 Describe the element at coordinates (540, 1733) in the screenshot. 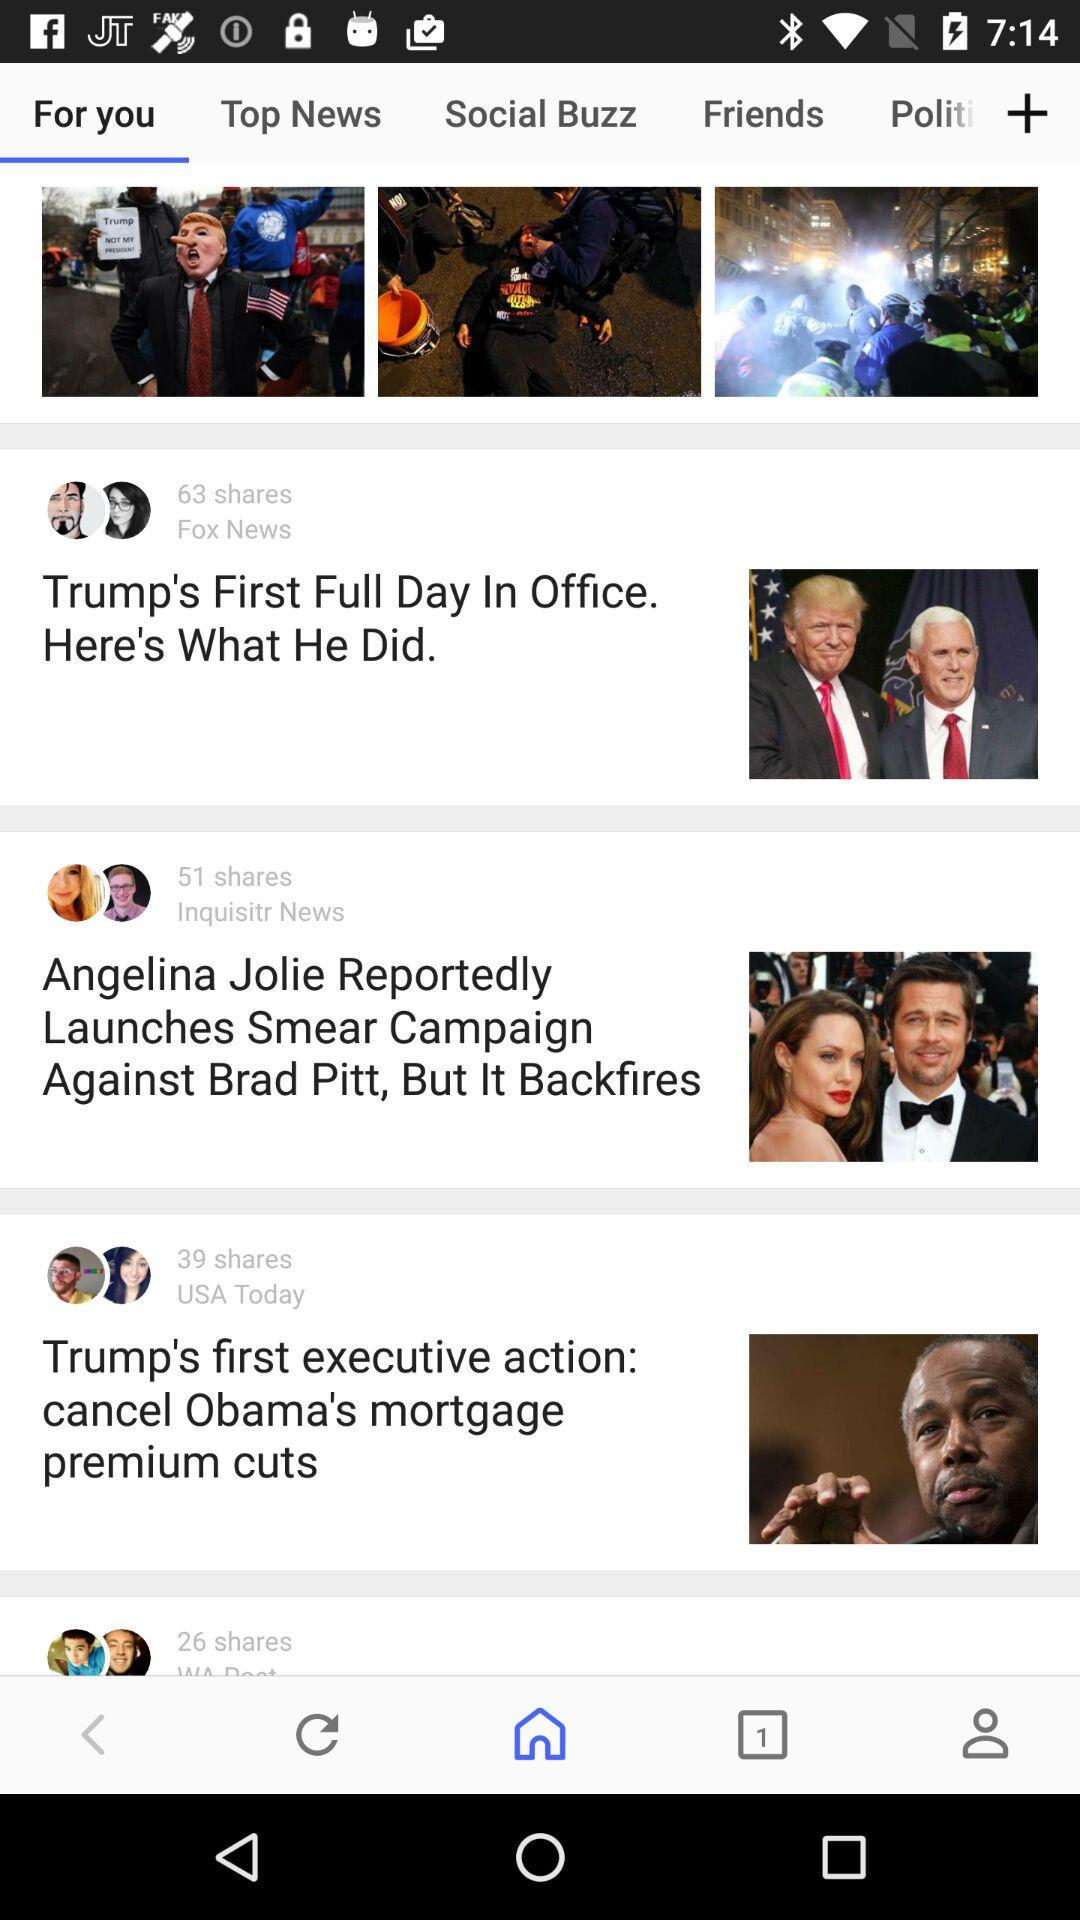

I see `the home icon` at that location.